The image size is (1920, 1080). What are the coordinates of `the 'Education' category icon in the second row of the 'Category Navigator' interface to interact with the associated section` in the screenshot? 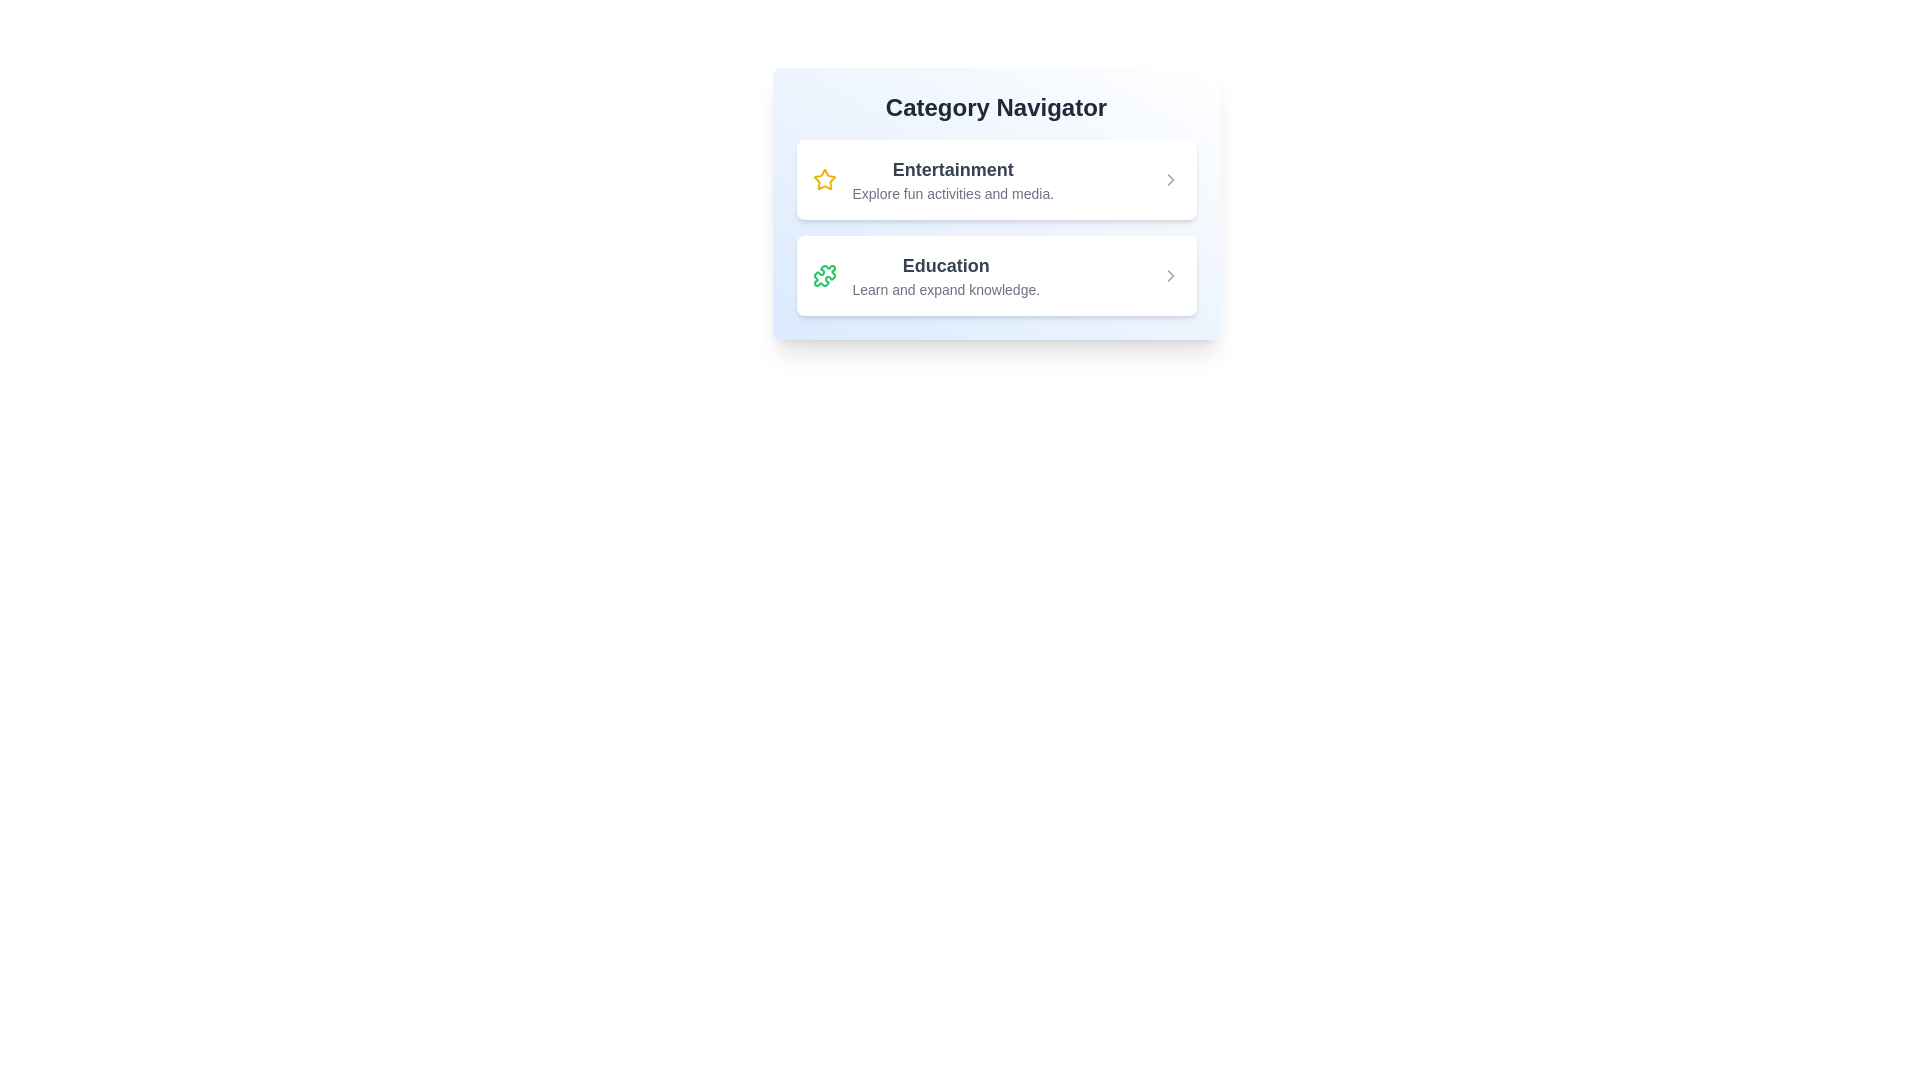 It's located at (824, 276).